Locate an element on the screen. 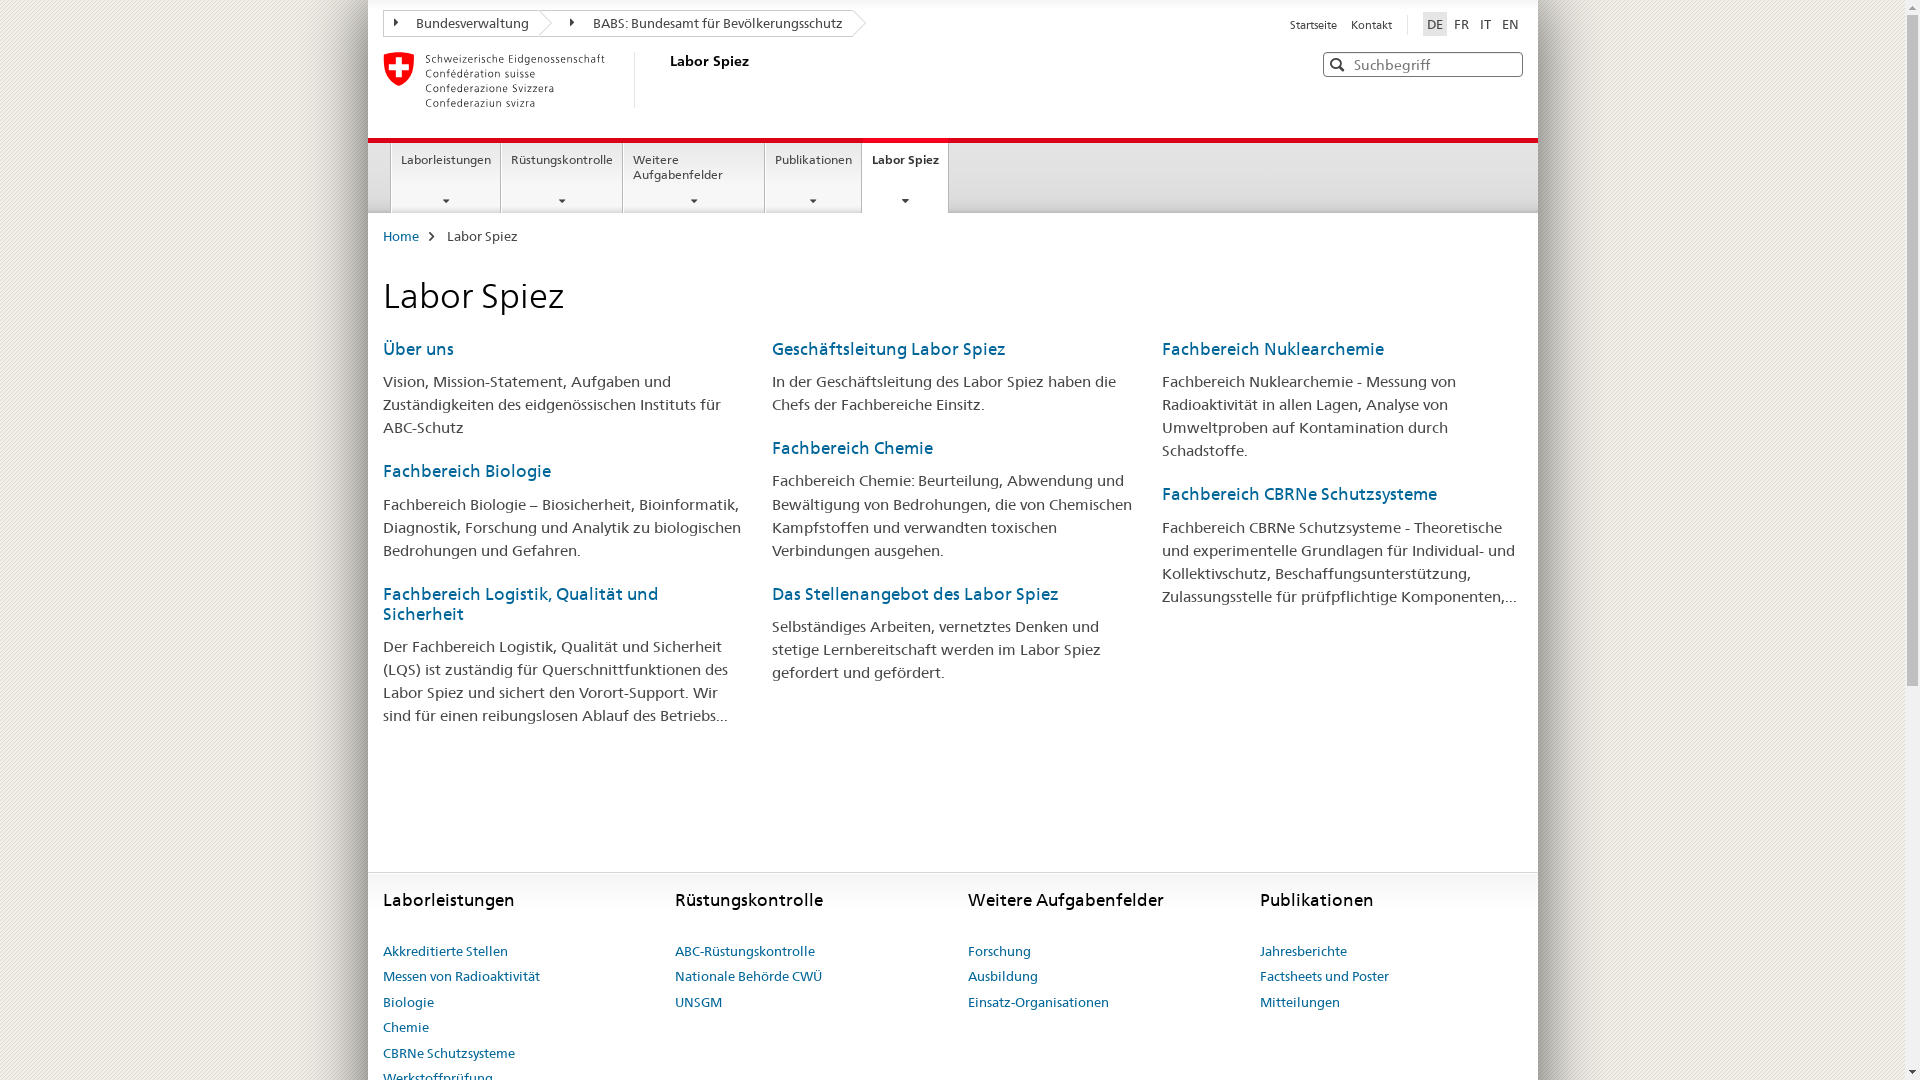  'Labor Spiez is located at coordinates (904, 174).